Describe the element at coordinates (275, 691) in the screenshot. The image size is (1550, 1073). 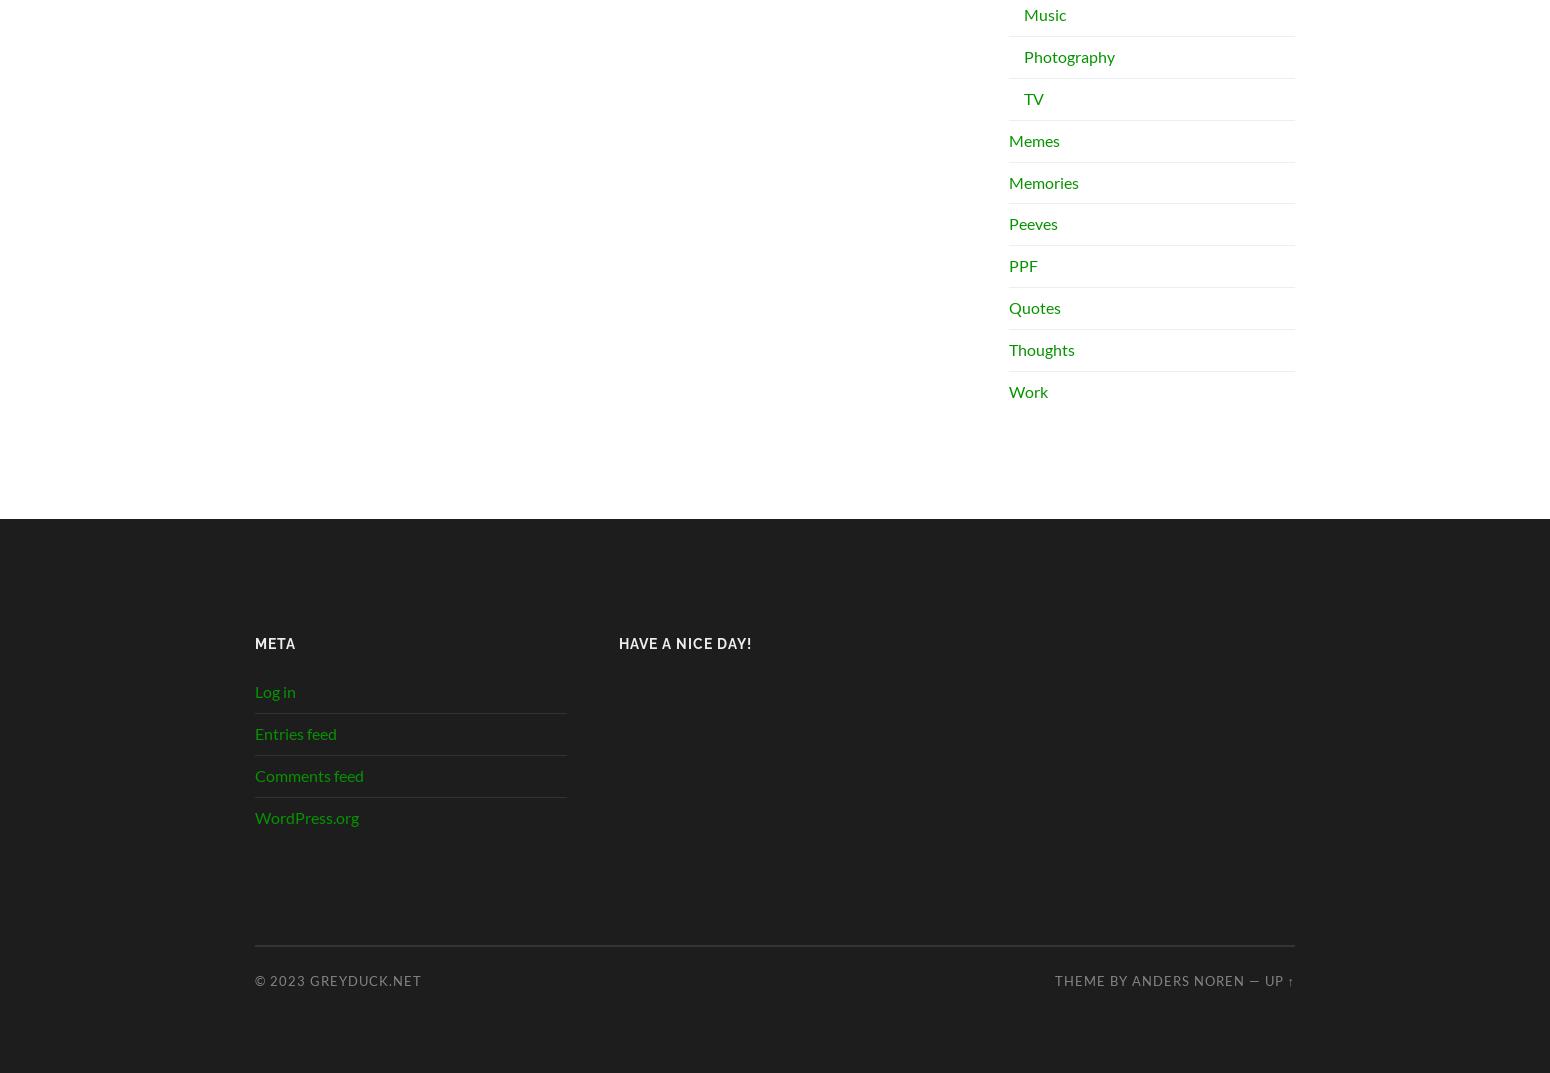
I see `'Log in'` at that location.